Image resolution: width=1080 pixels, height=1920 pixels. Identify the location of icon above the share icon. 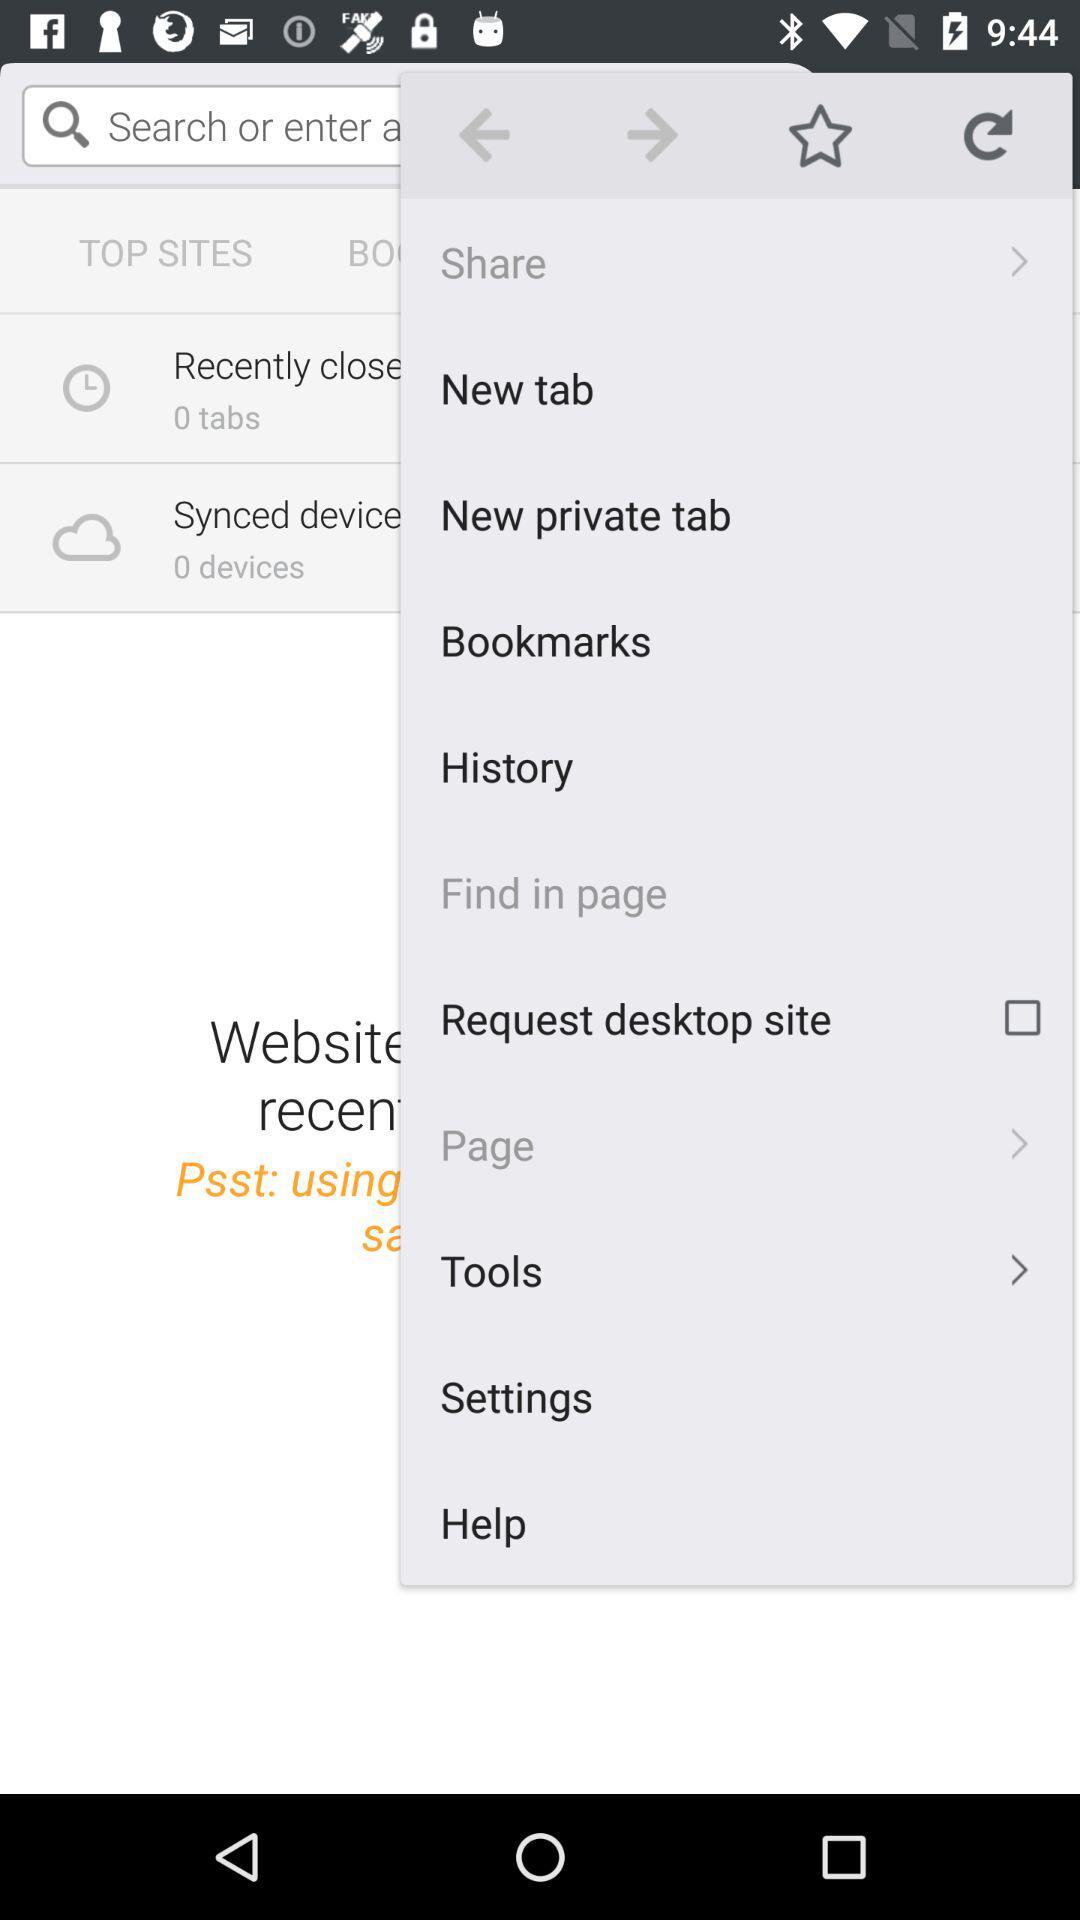
(484, 134).